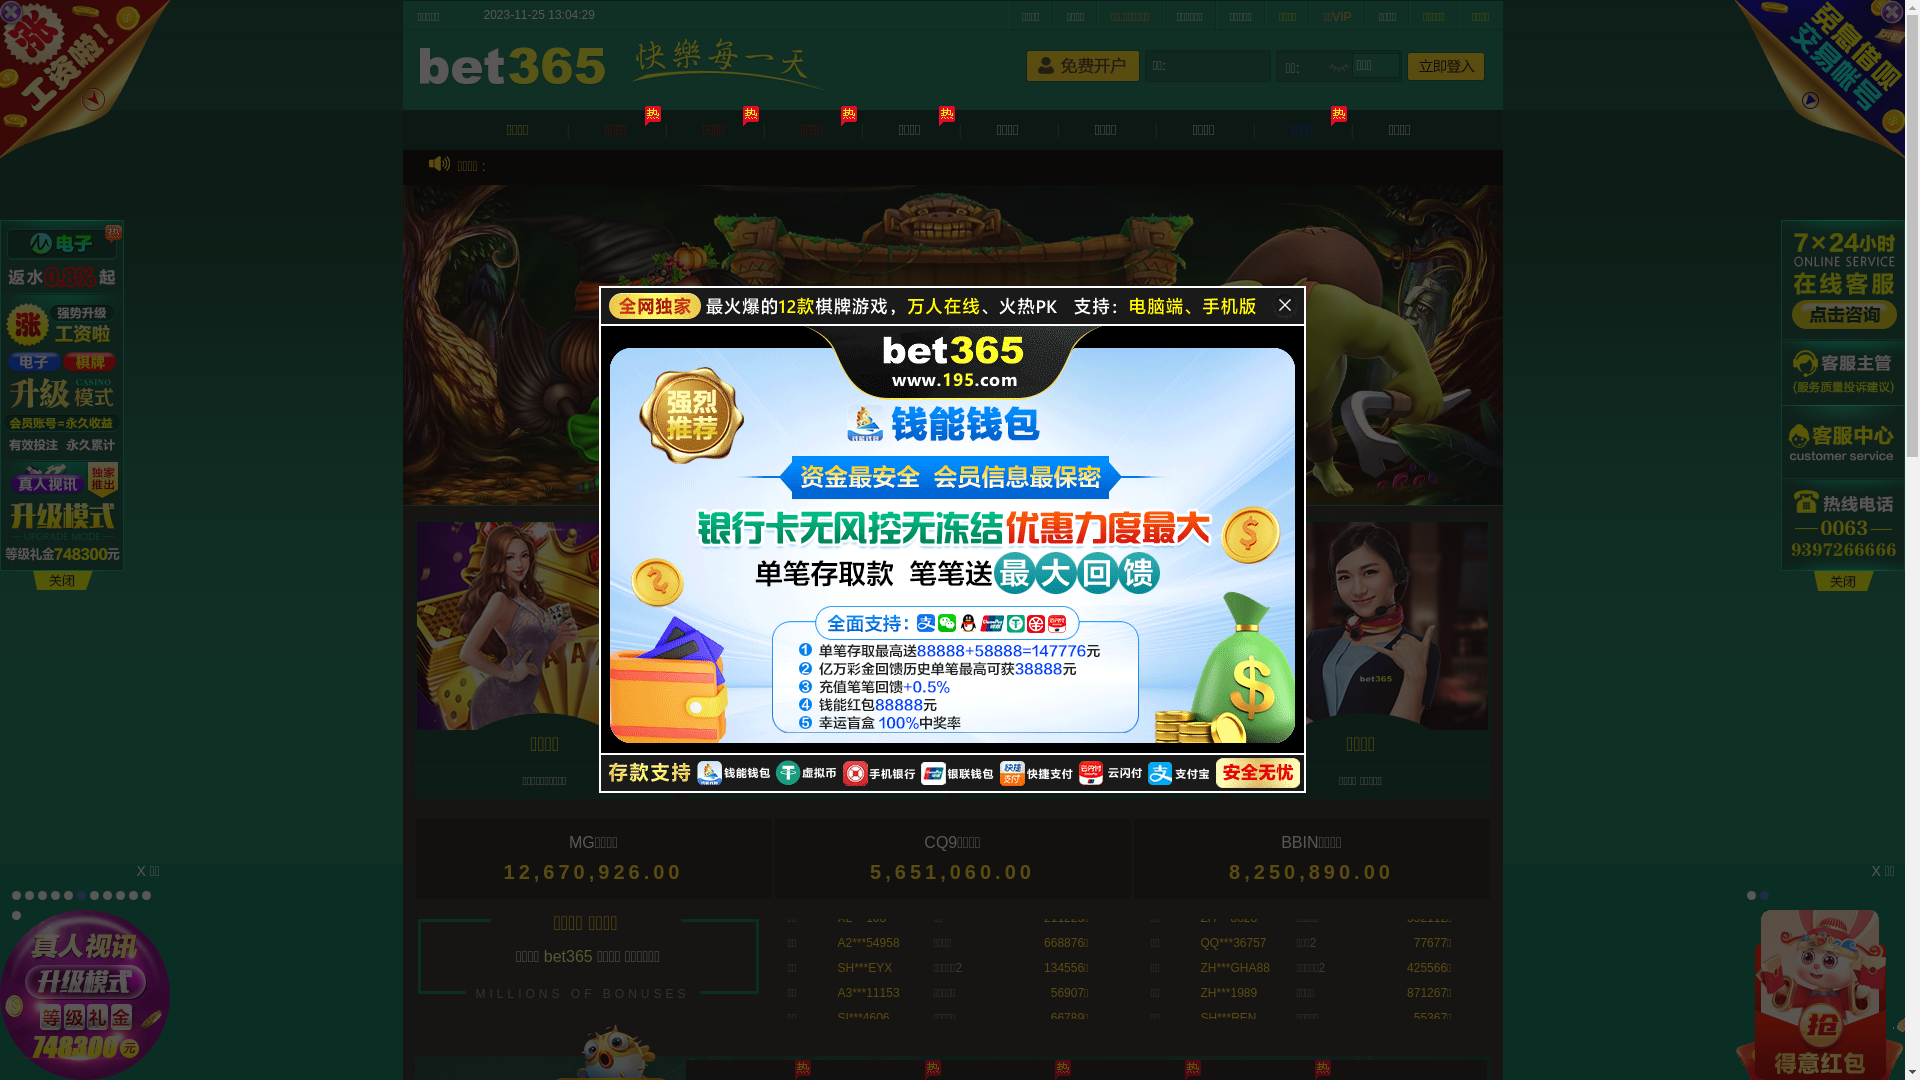 This screenshot has width=1920, height=1080. Describe the element at coordinates (515, 67) in the screenshot. I see `'BET365'` at that location.